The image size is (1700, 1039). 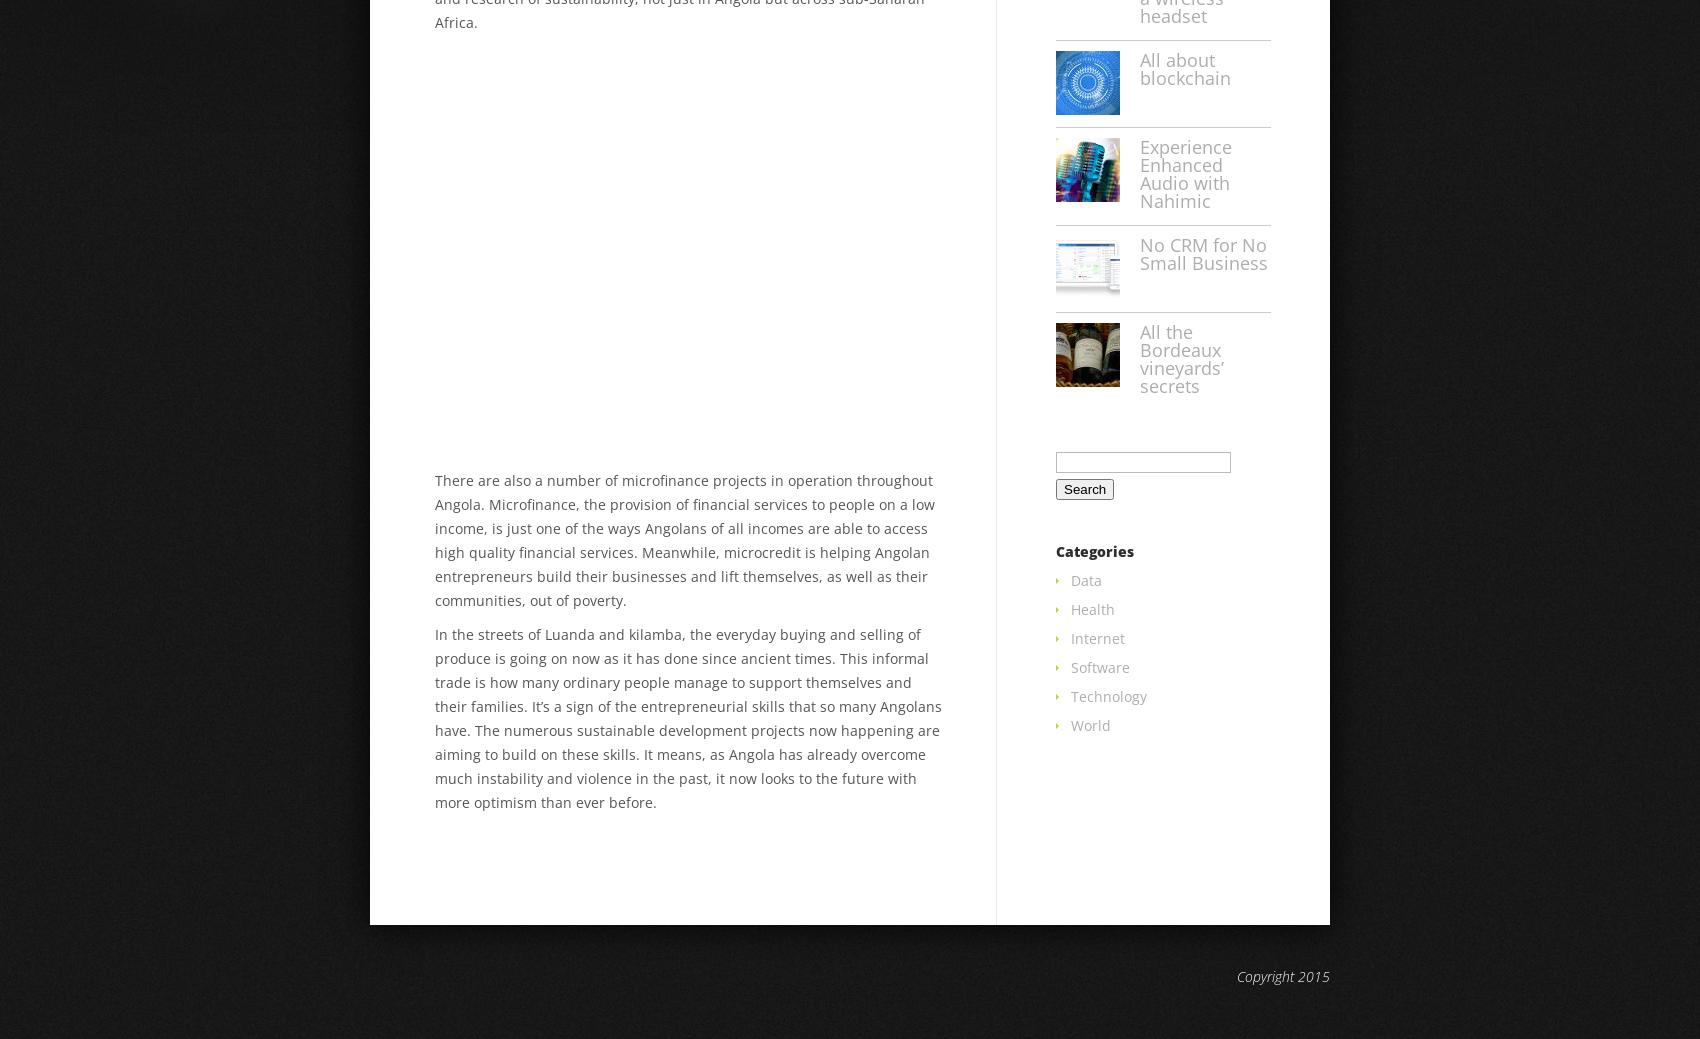 I want to click on 'Internet', so click(x=1098, y=638).